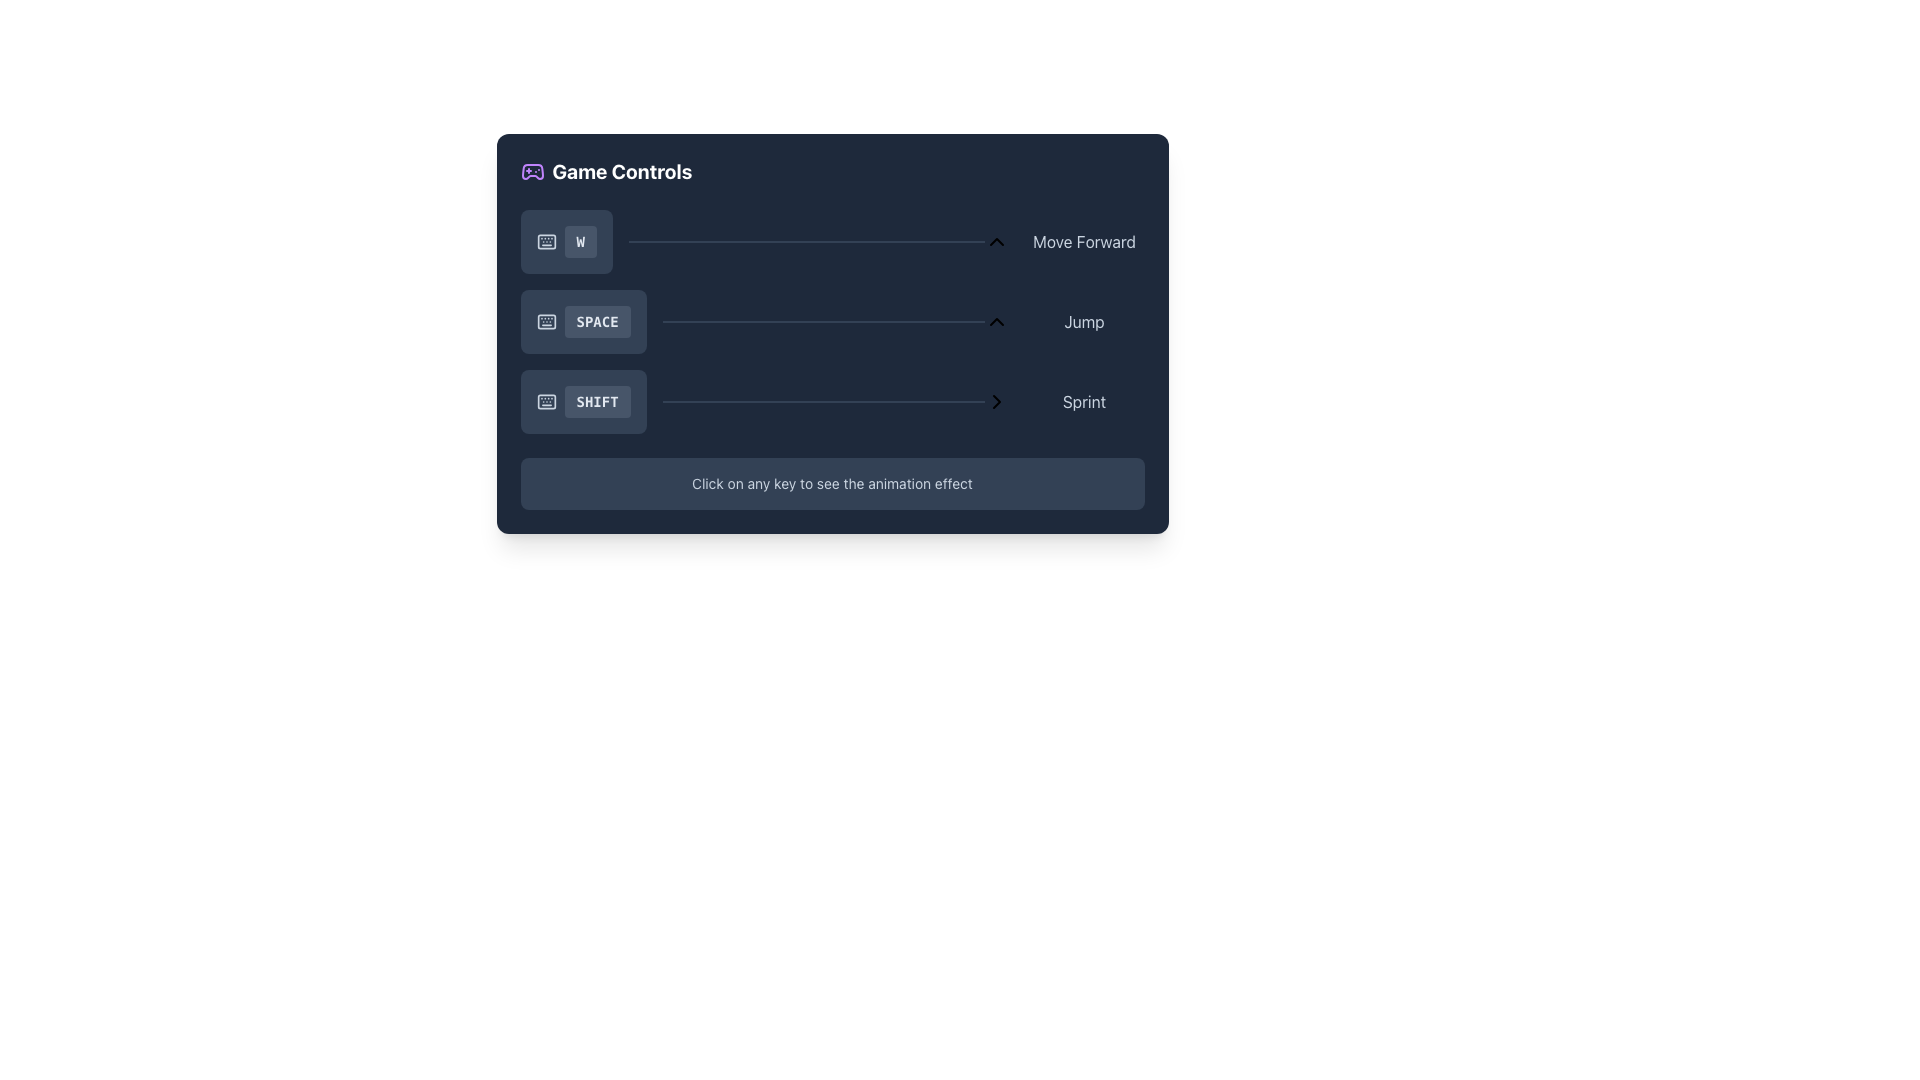 This screenshot has width=1920, height=1080. I want to click on the slider, so click(915, 241).